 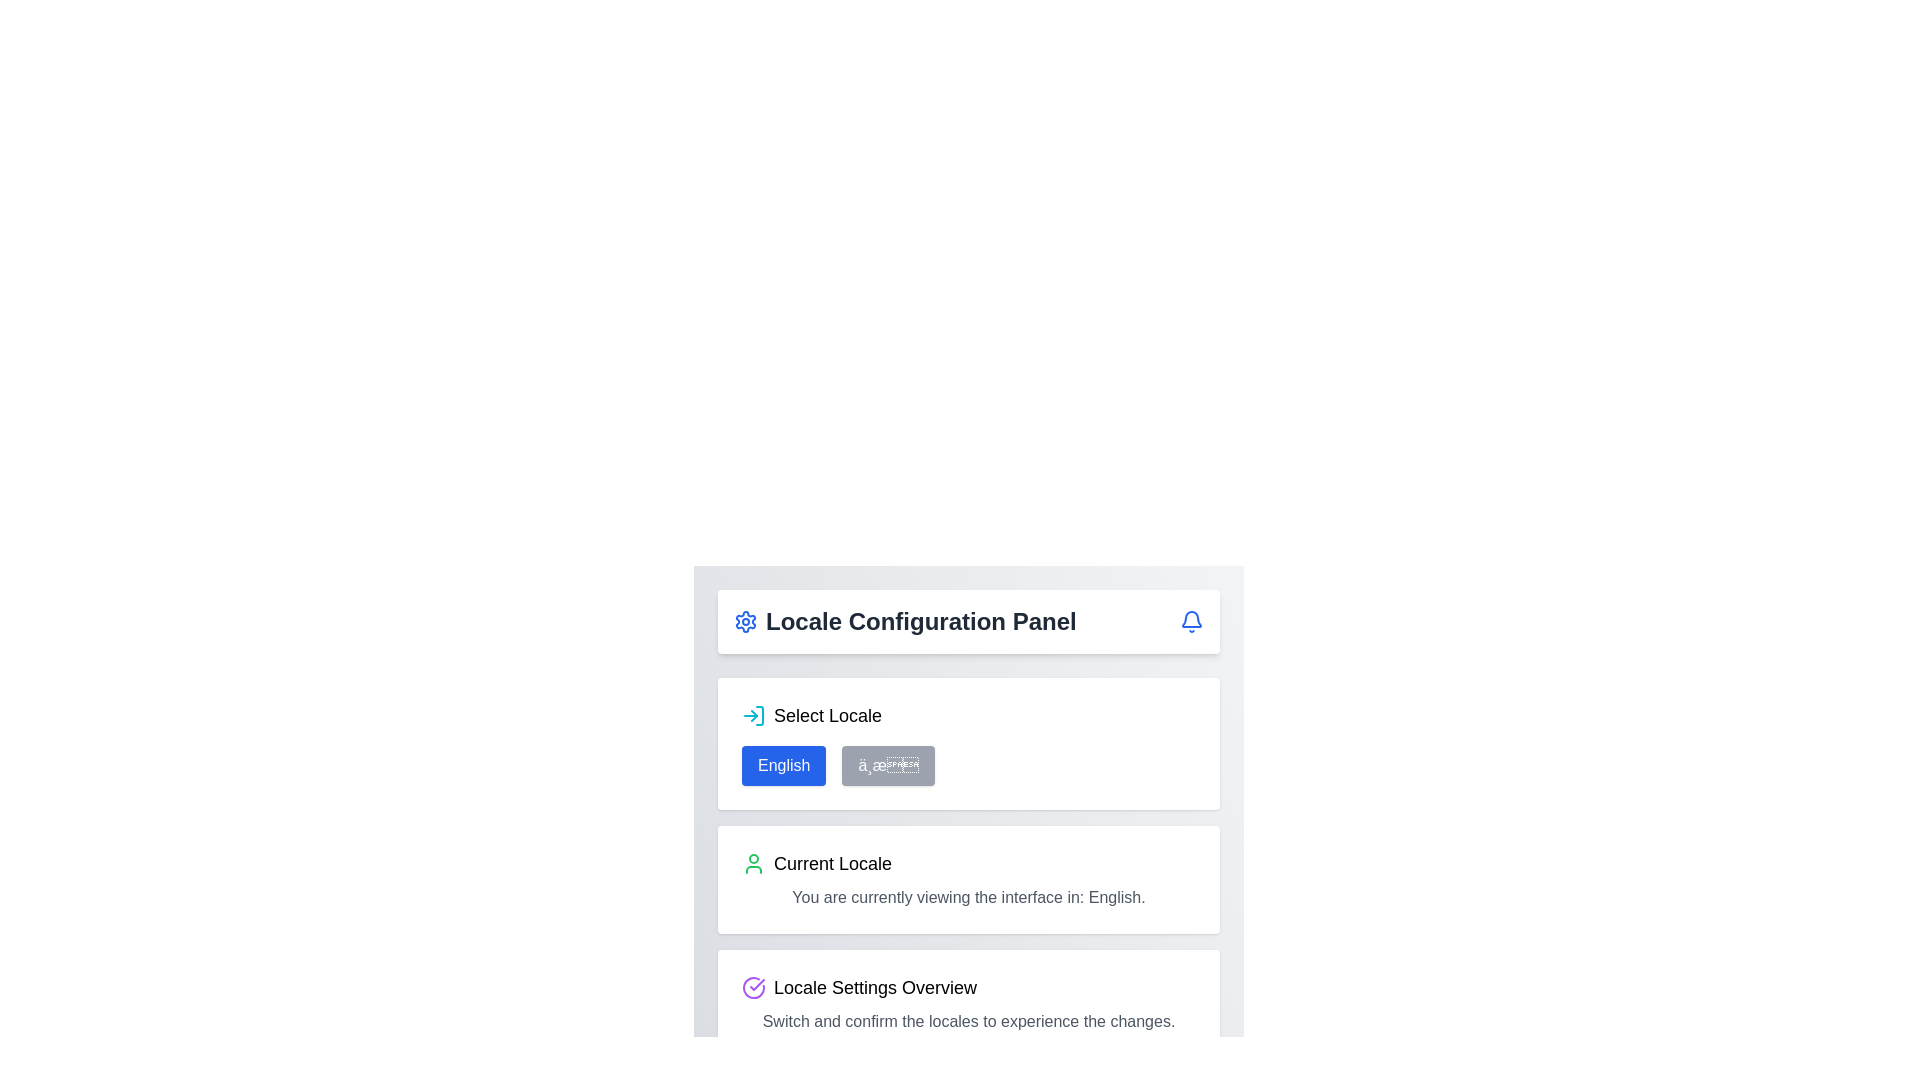 I want to click on the static text label indicating the purpose of the locale configuration interface, so click(x=920, y=620).